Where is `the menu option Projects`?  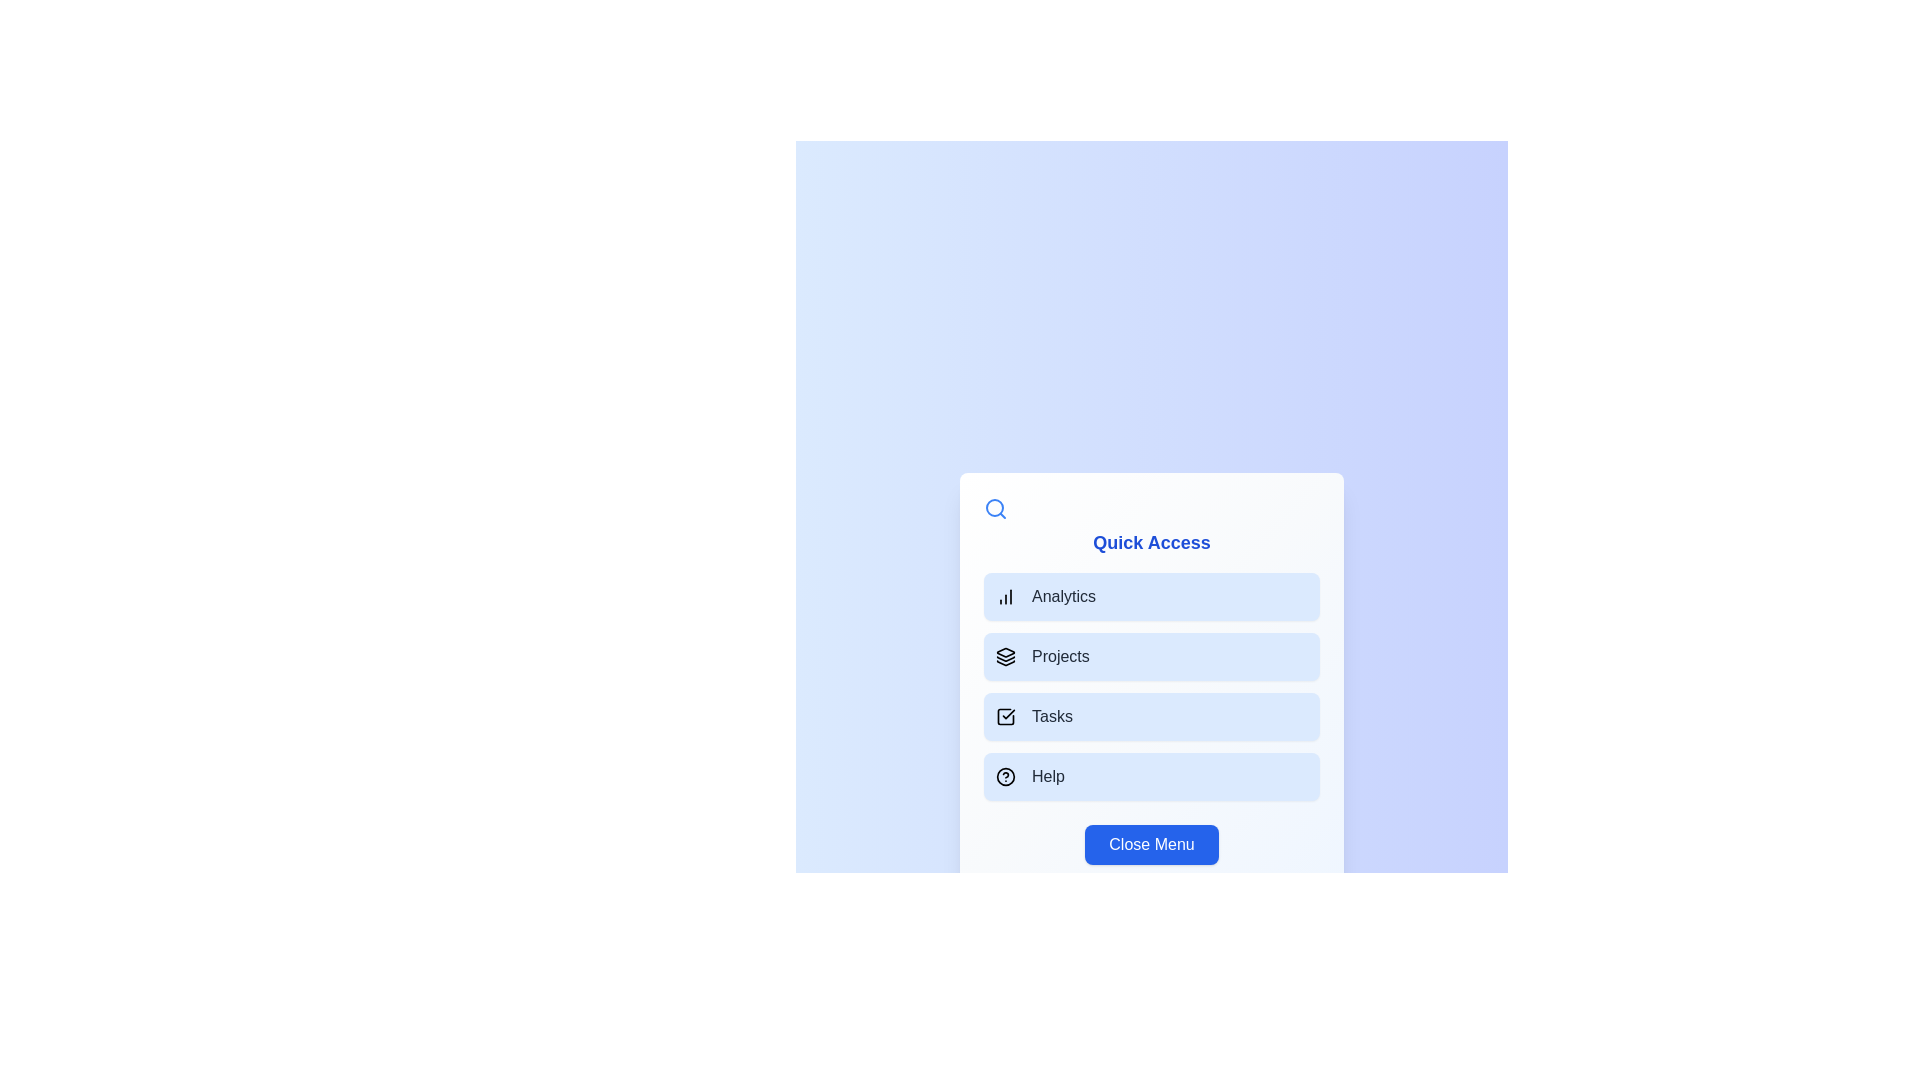 the menu option Projects is located at coordinates (1152, 656).